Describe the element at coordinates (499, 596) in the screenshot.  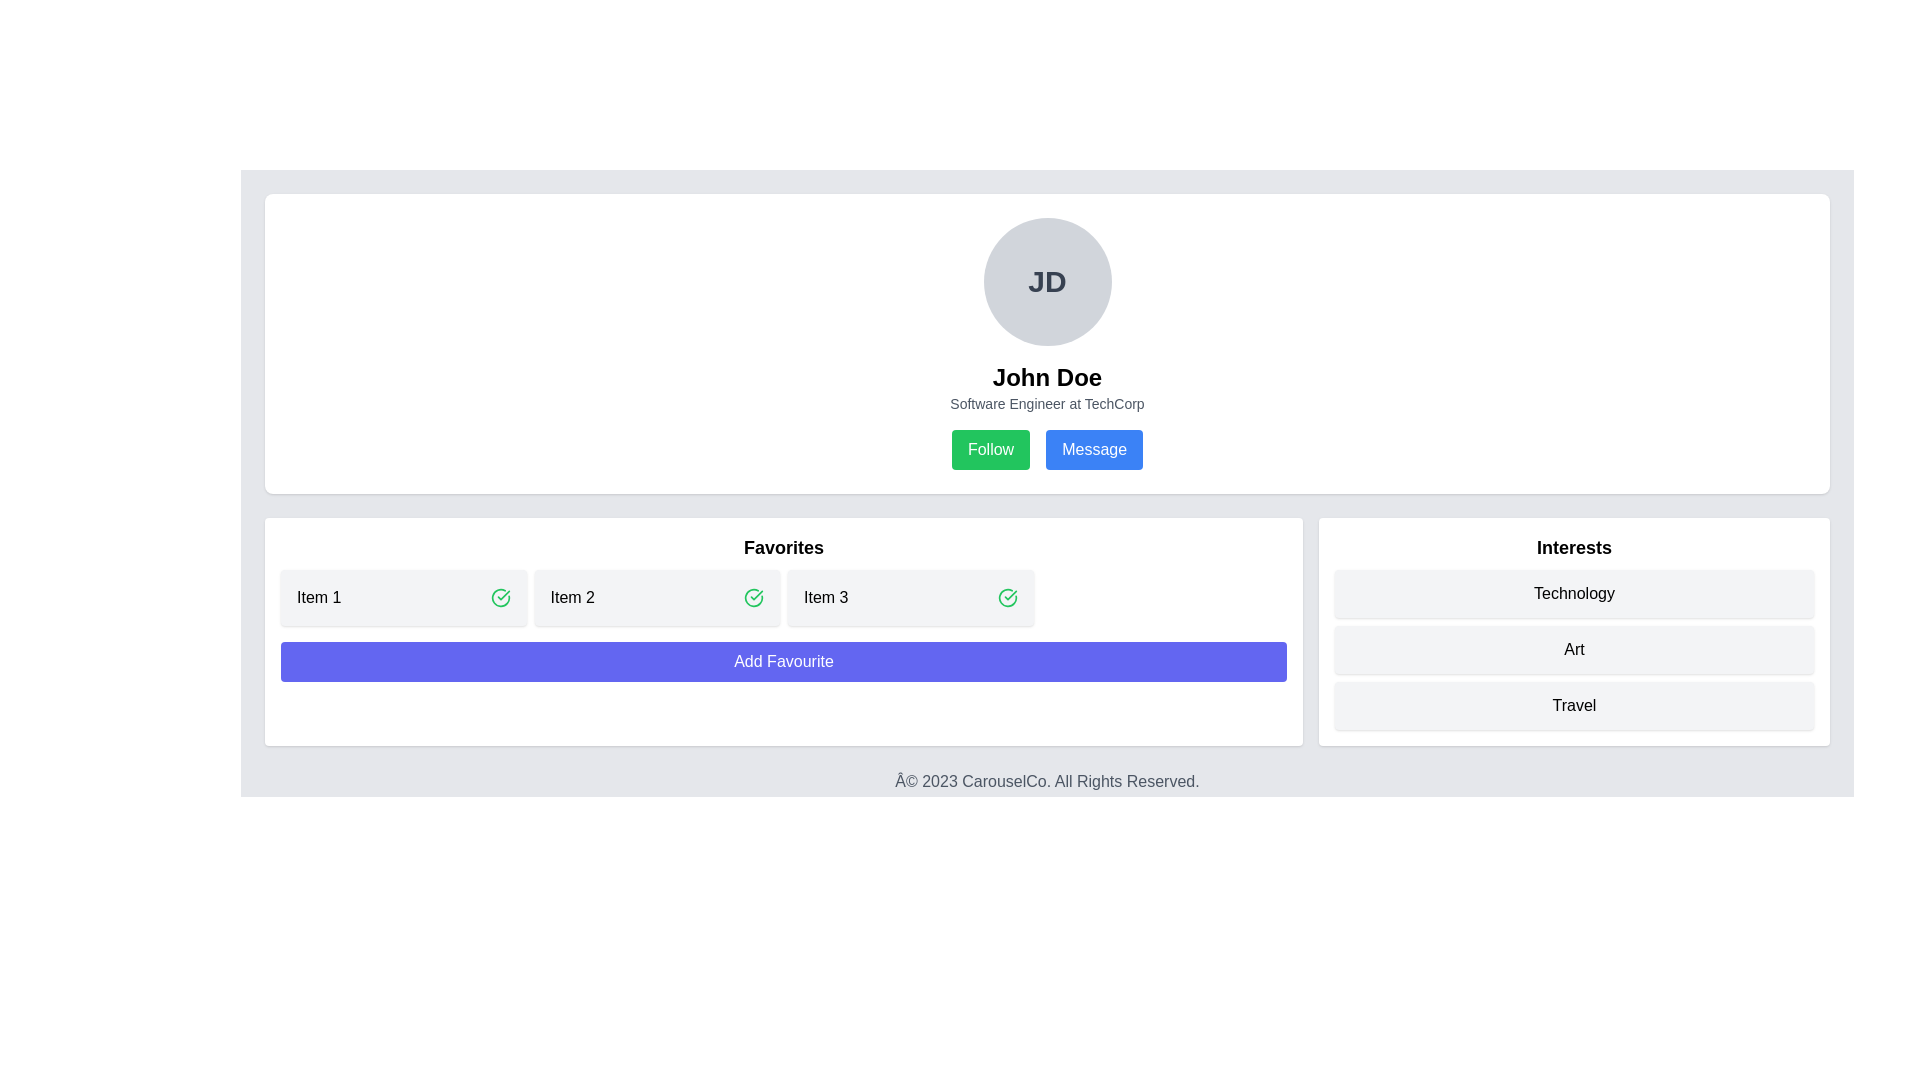
I see `the circular icon with a green border located in the 'Favorites' section, positioned to the right of 'Item 3'` at that location.